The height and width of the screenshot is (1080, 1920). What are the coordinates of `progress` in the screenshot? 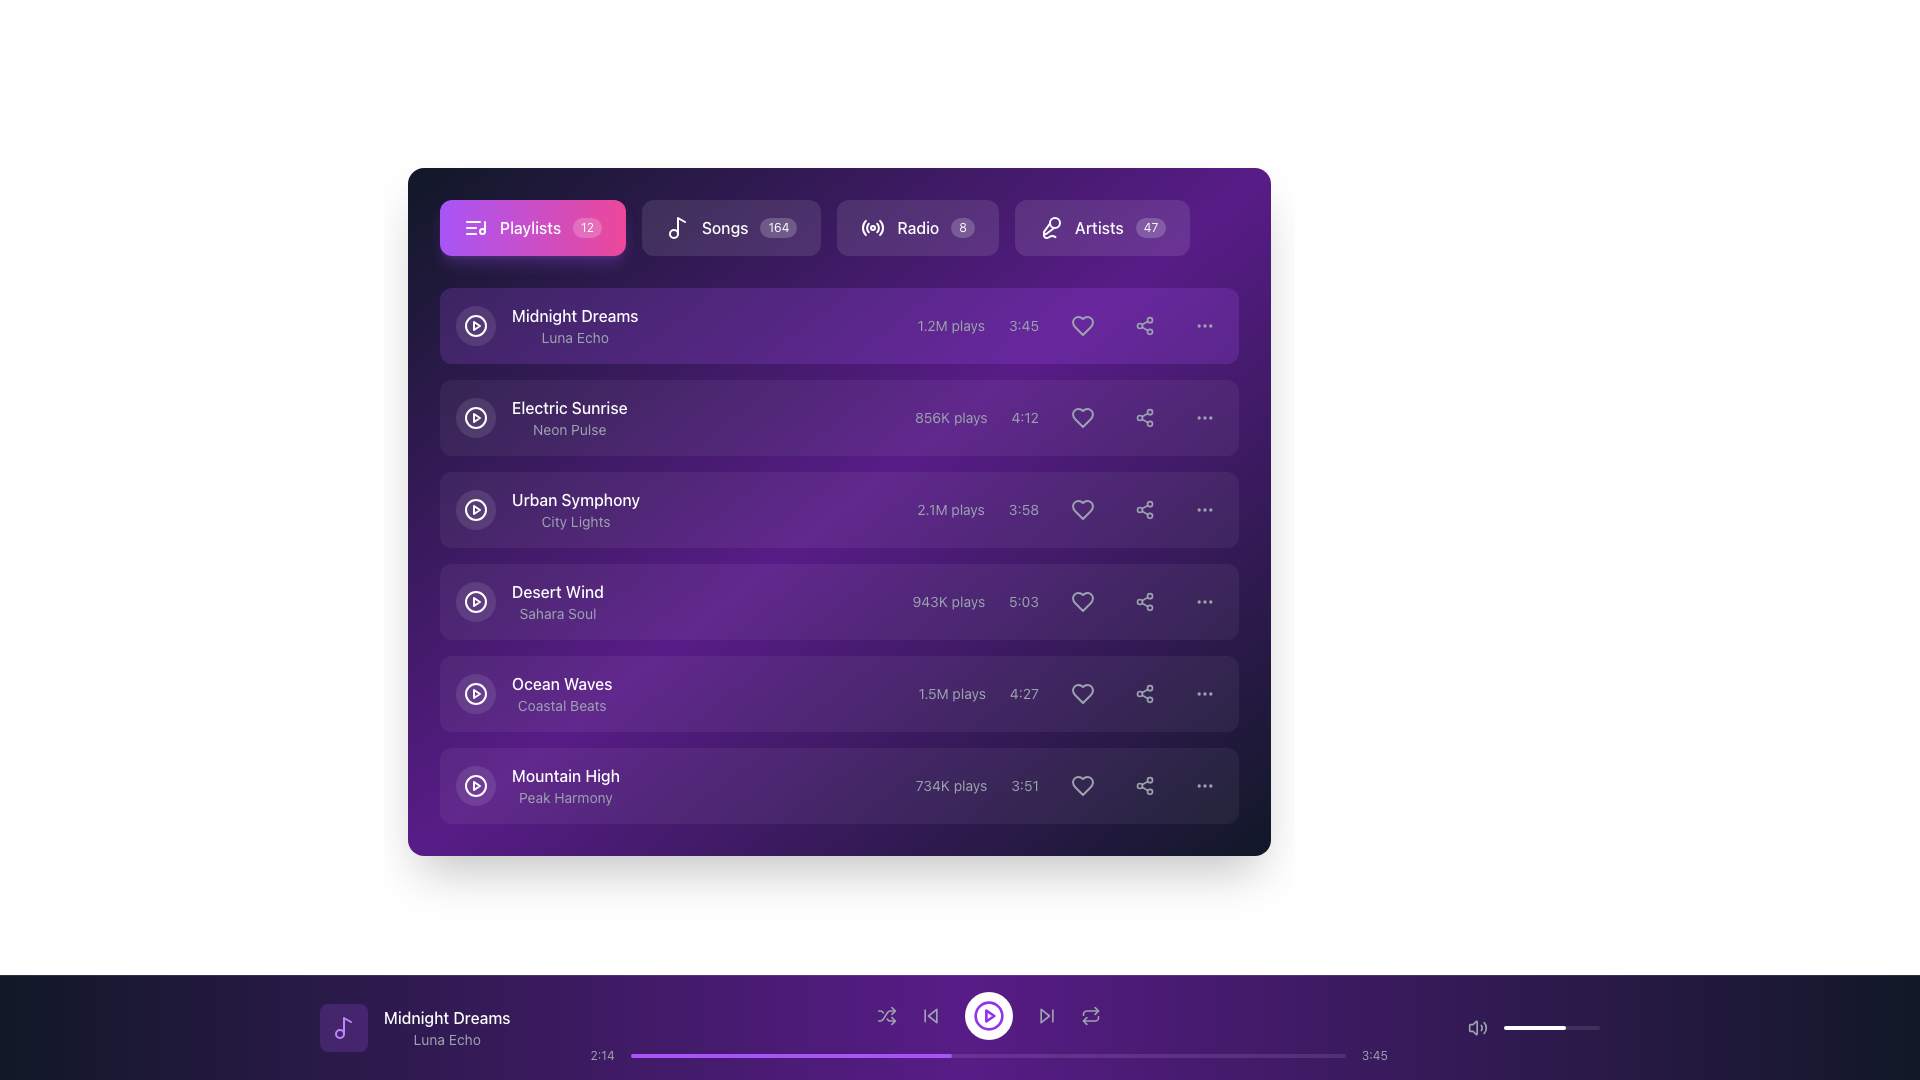 It's located at (702, 1055).